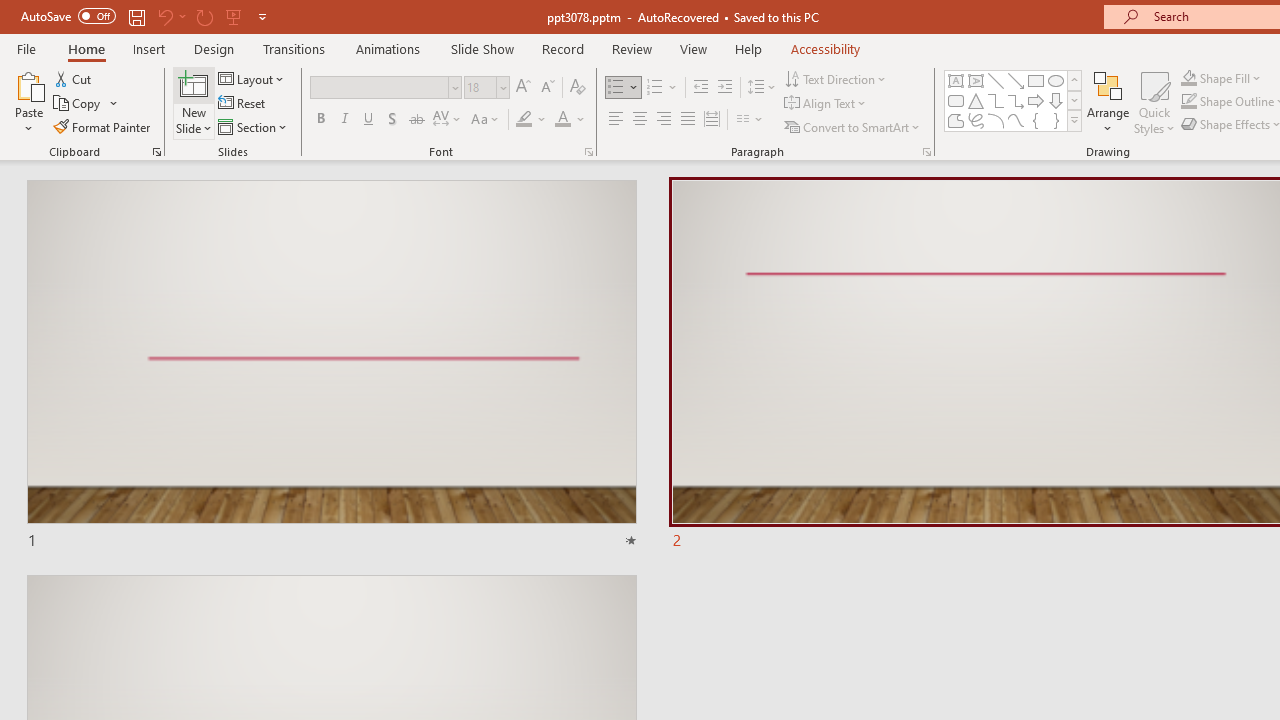 The height and width of the screenshot is (720, 1280). Describe the element at coordinates (1016, 120) in the screenshot. I see `'Curve'` at that location.